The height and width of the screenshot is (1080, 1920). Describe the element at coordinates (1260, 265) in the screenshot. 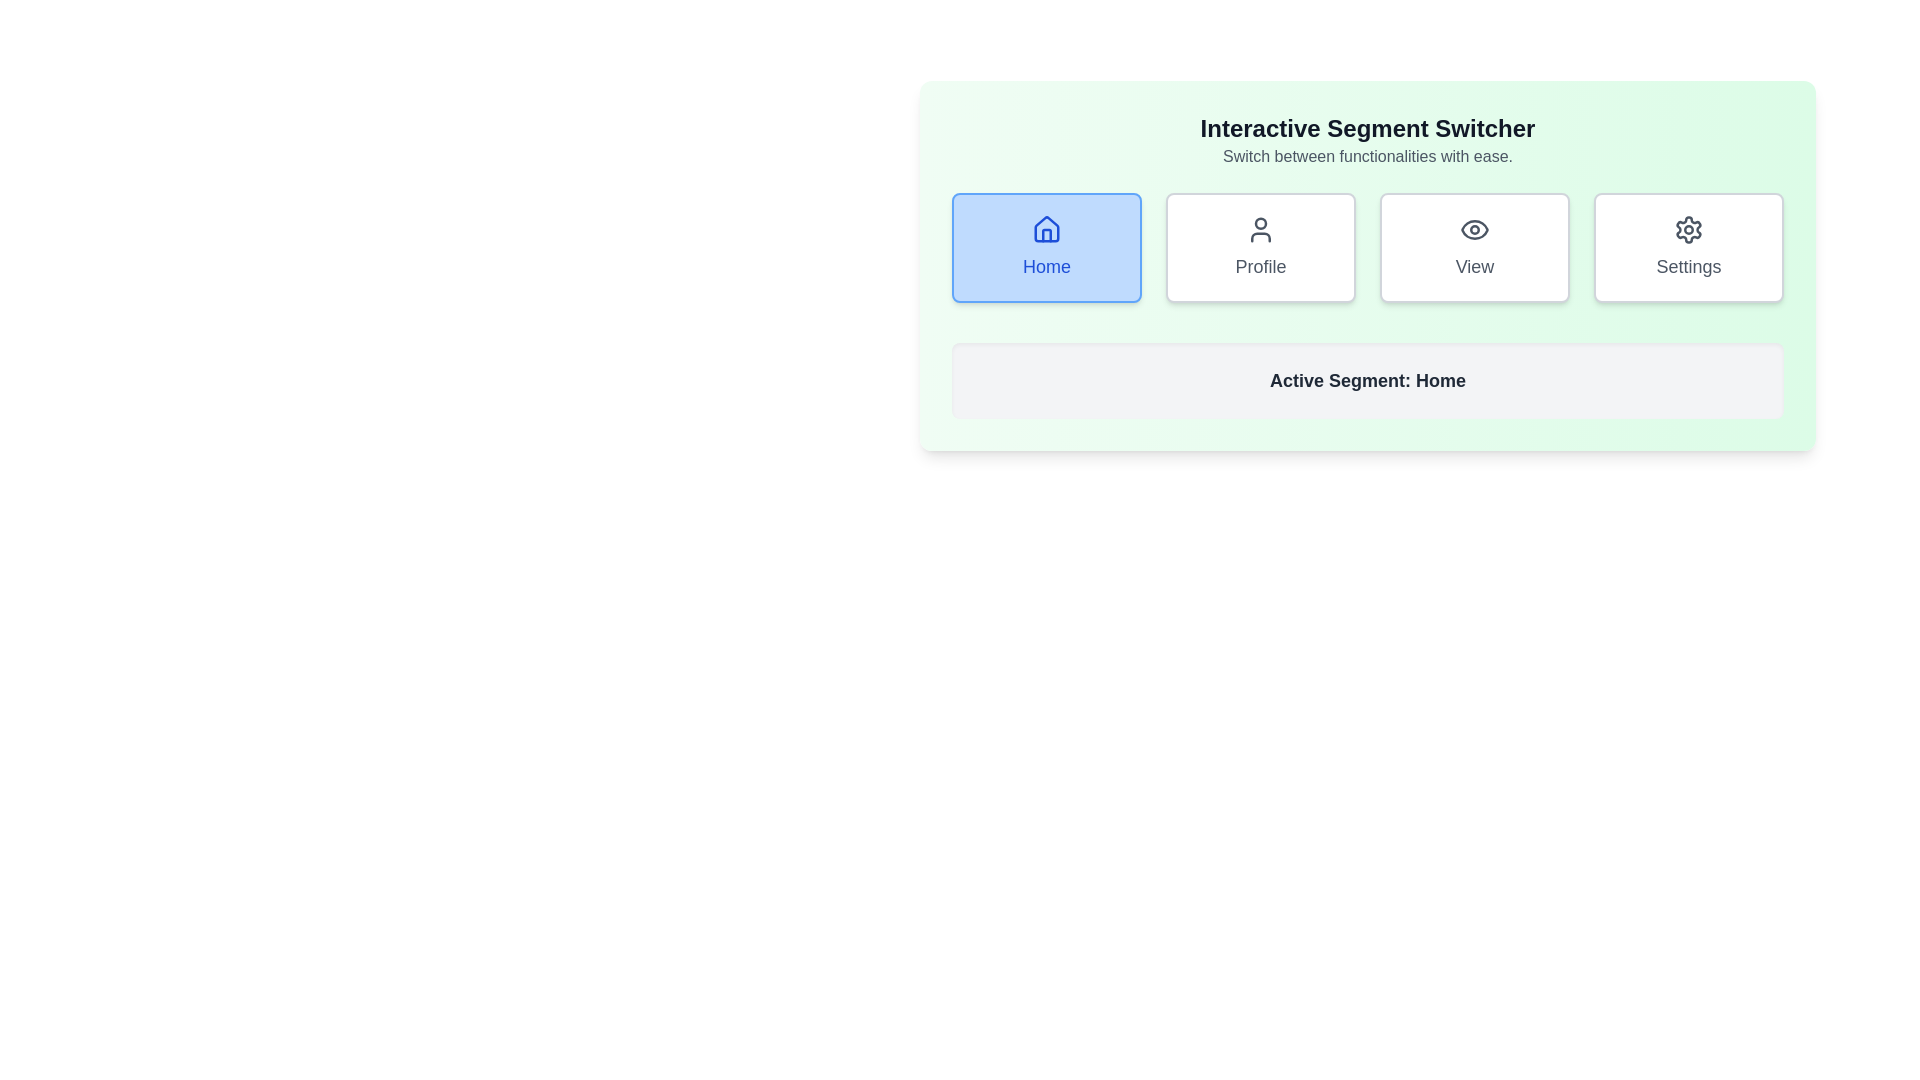

I see `the 'Profile' text label, which is styled in gray, located inside a card component below a user silhouette icon` at that location.